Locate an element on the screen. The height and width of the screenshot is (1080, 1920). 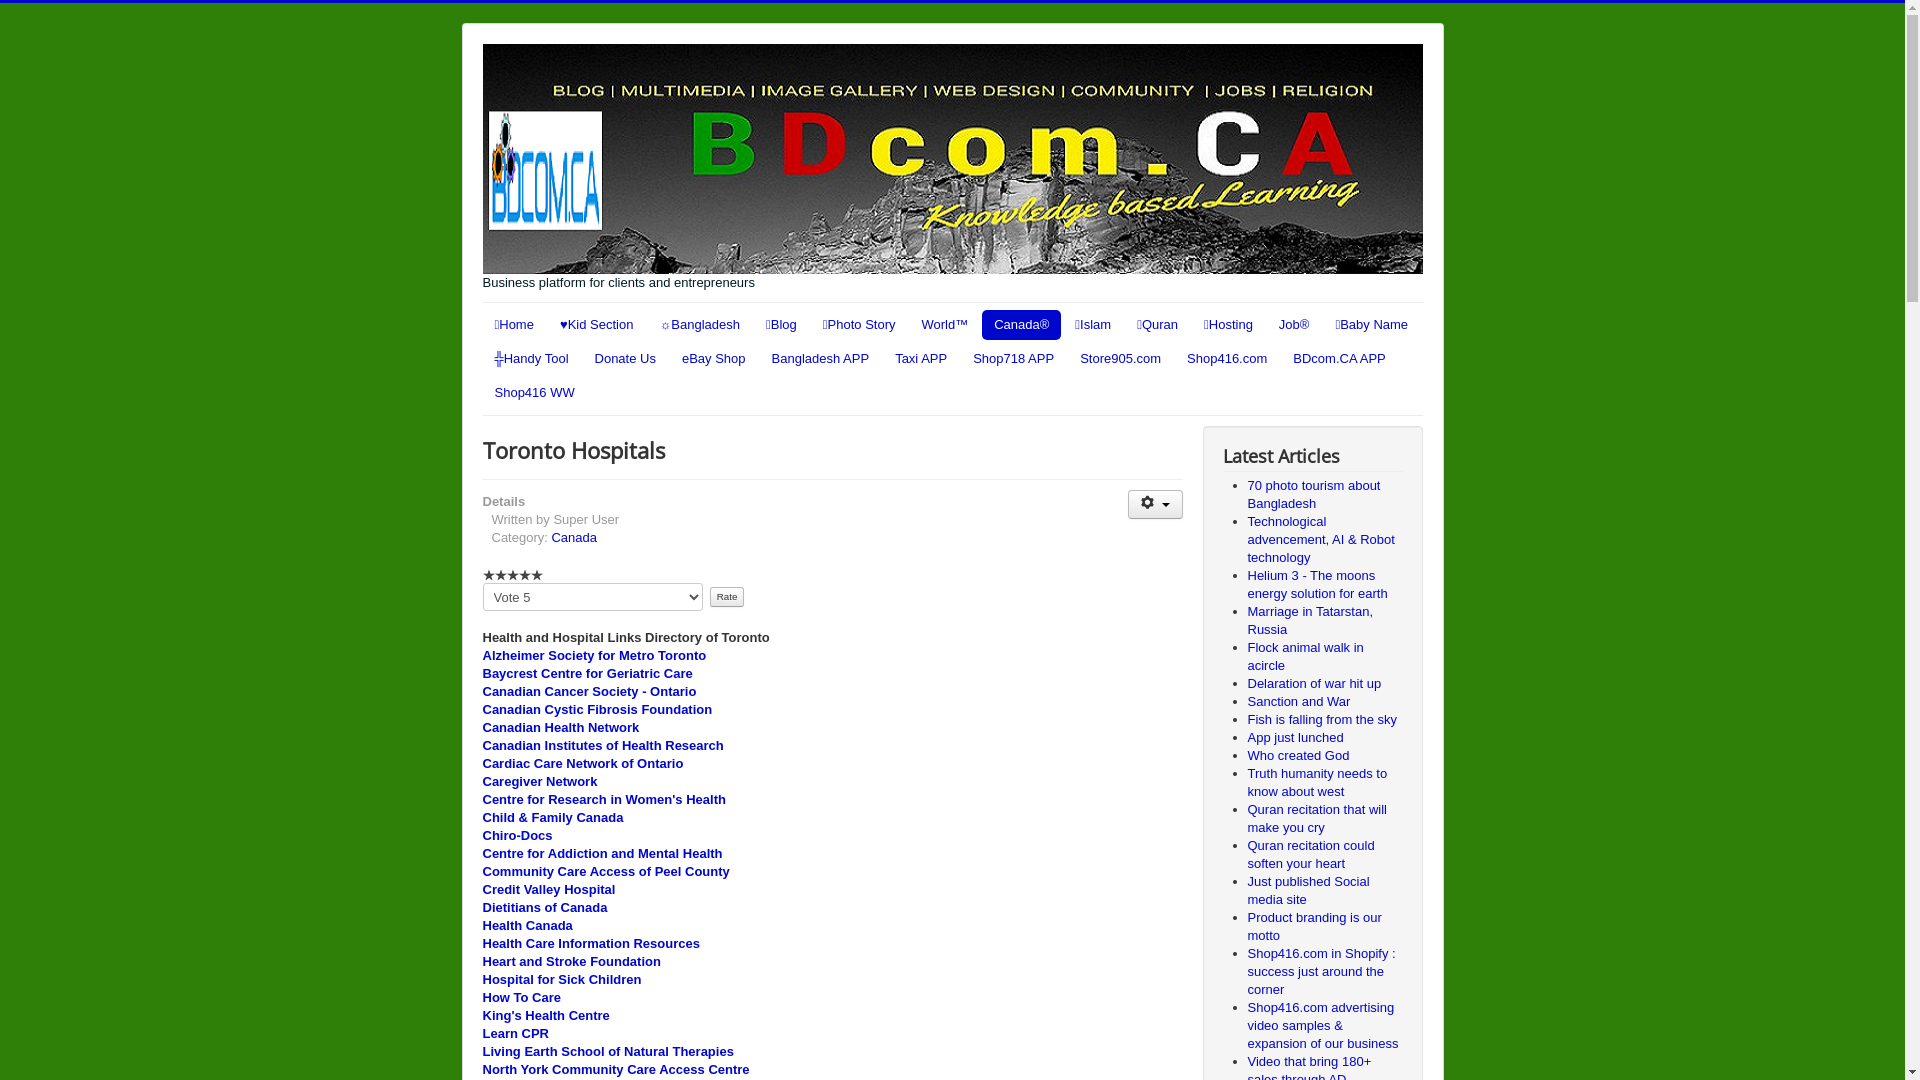
'Dietitians of Canada' is located at coordinates (544, 907).